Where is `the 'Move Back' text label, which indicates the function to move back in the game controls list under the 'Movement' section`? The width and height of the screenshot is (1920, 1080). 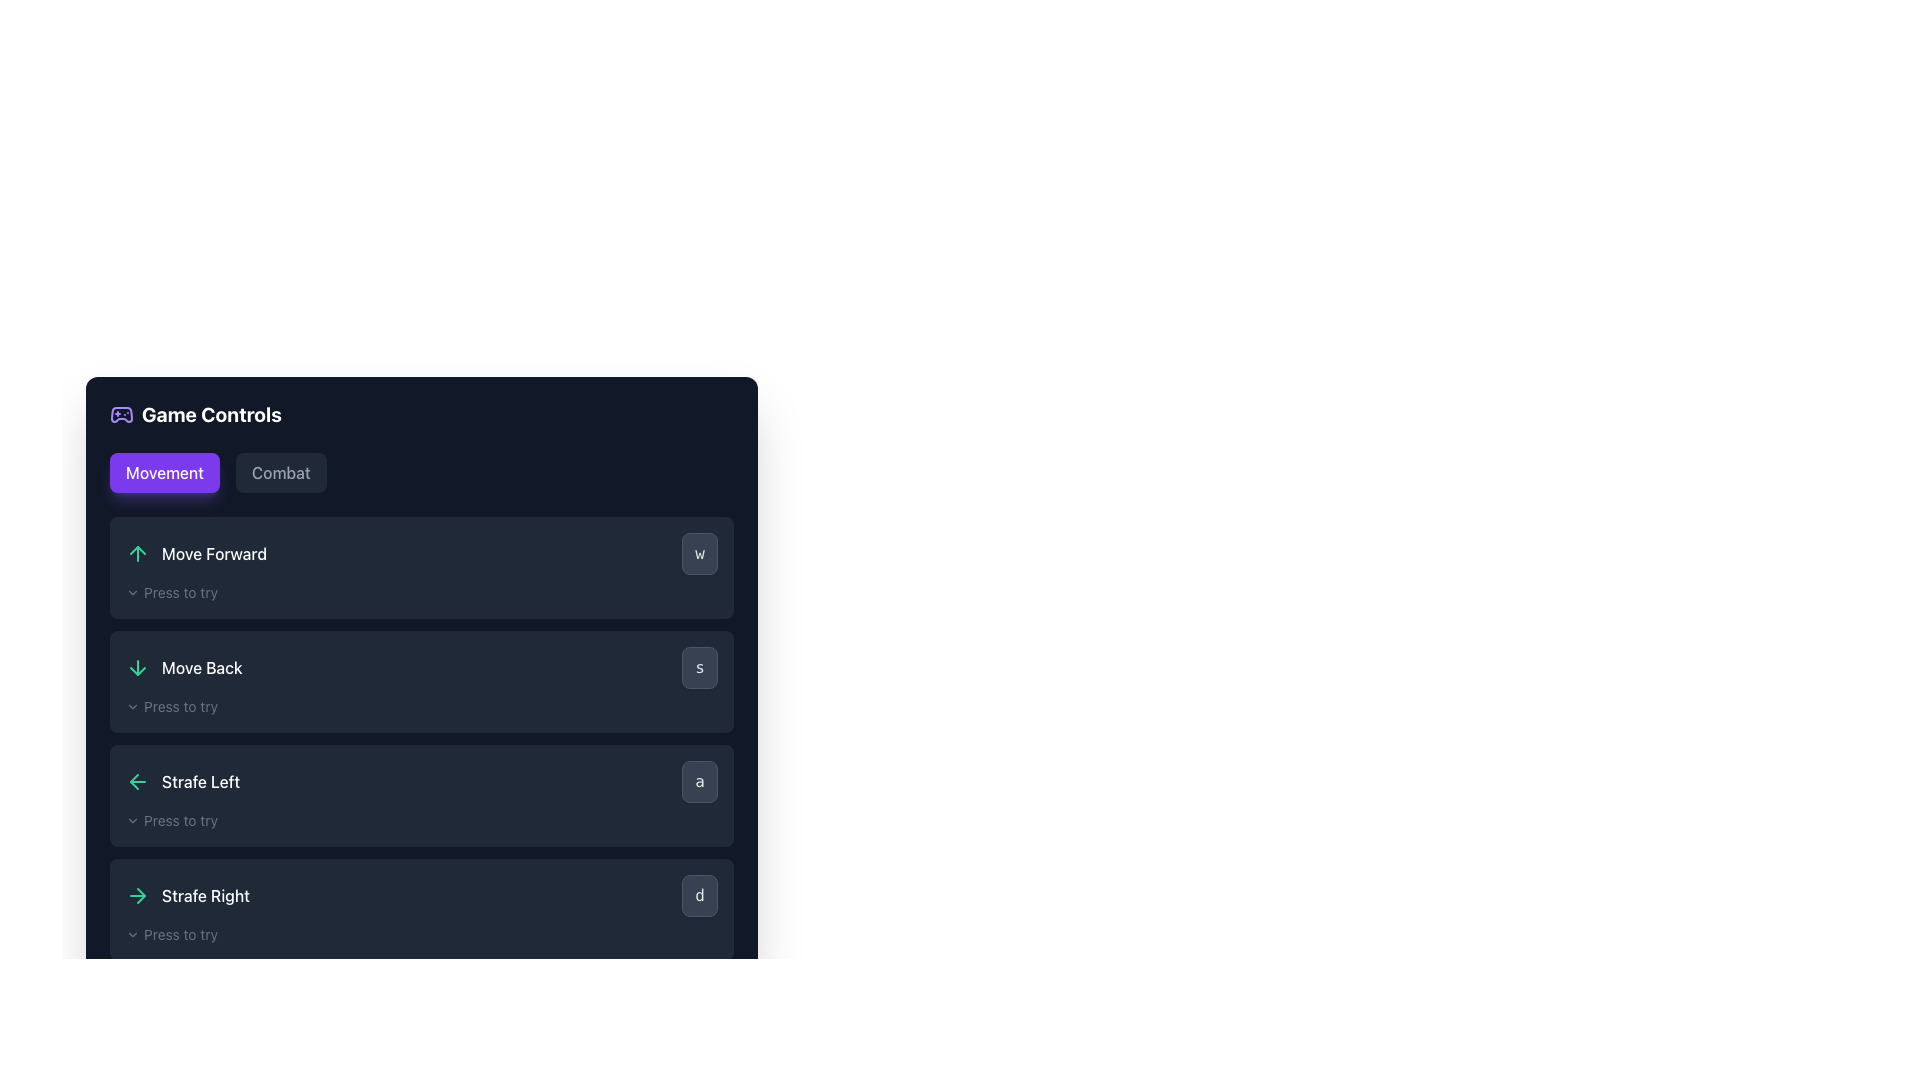
the 'Move Back' text label, which indicates the function to move back in the game controls list under the 'Movement' section is located at coordinates (202, 667).